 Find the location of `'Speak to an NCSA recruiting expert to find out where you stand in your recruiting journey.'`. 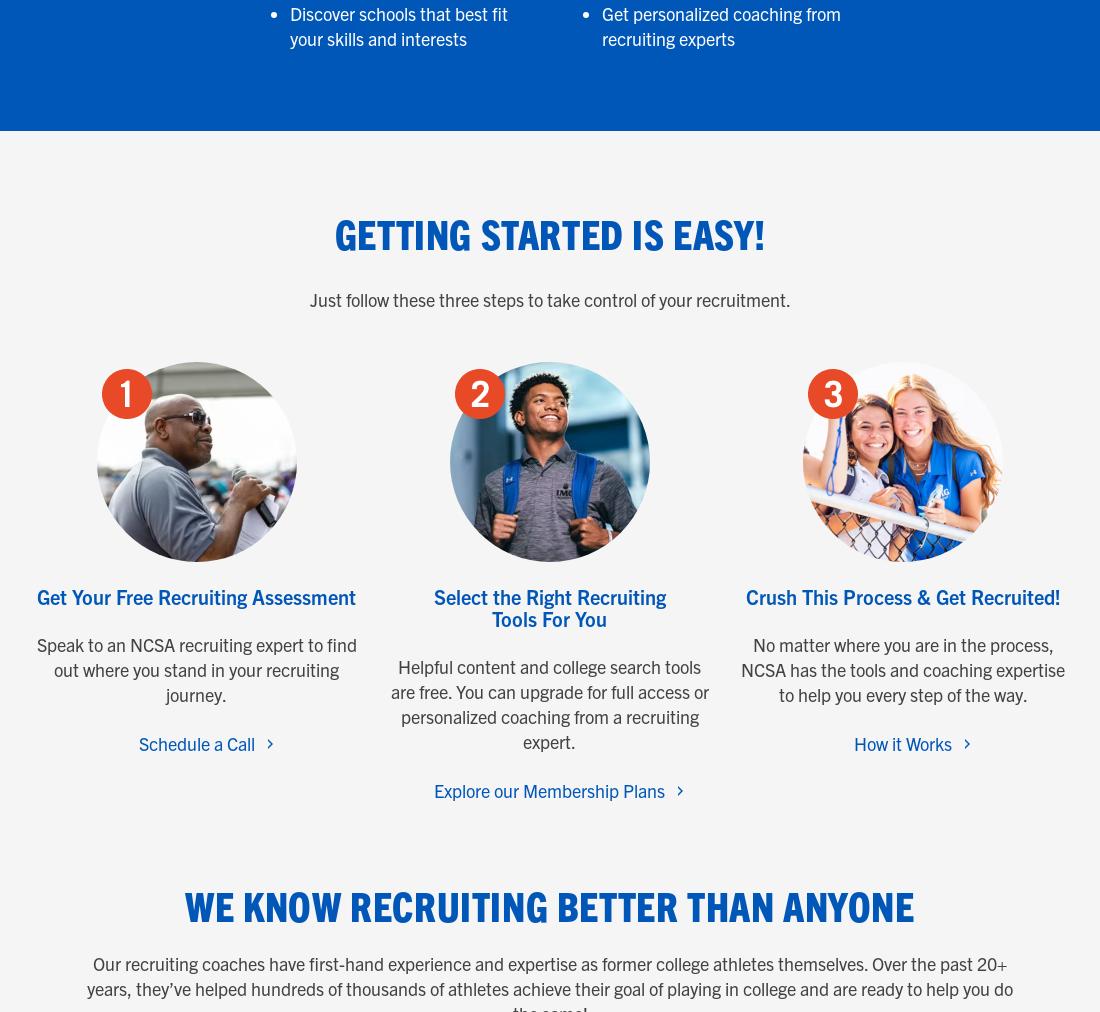

'Speak to an NCSA recruiting expert to find out where you stand in your recruiting journey.' is located at coordinates (195, 669).